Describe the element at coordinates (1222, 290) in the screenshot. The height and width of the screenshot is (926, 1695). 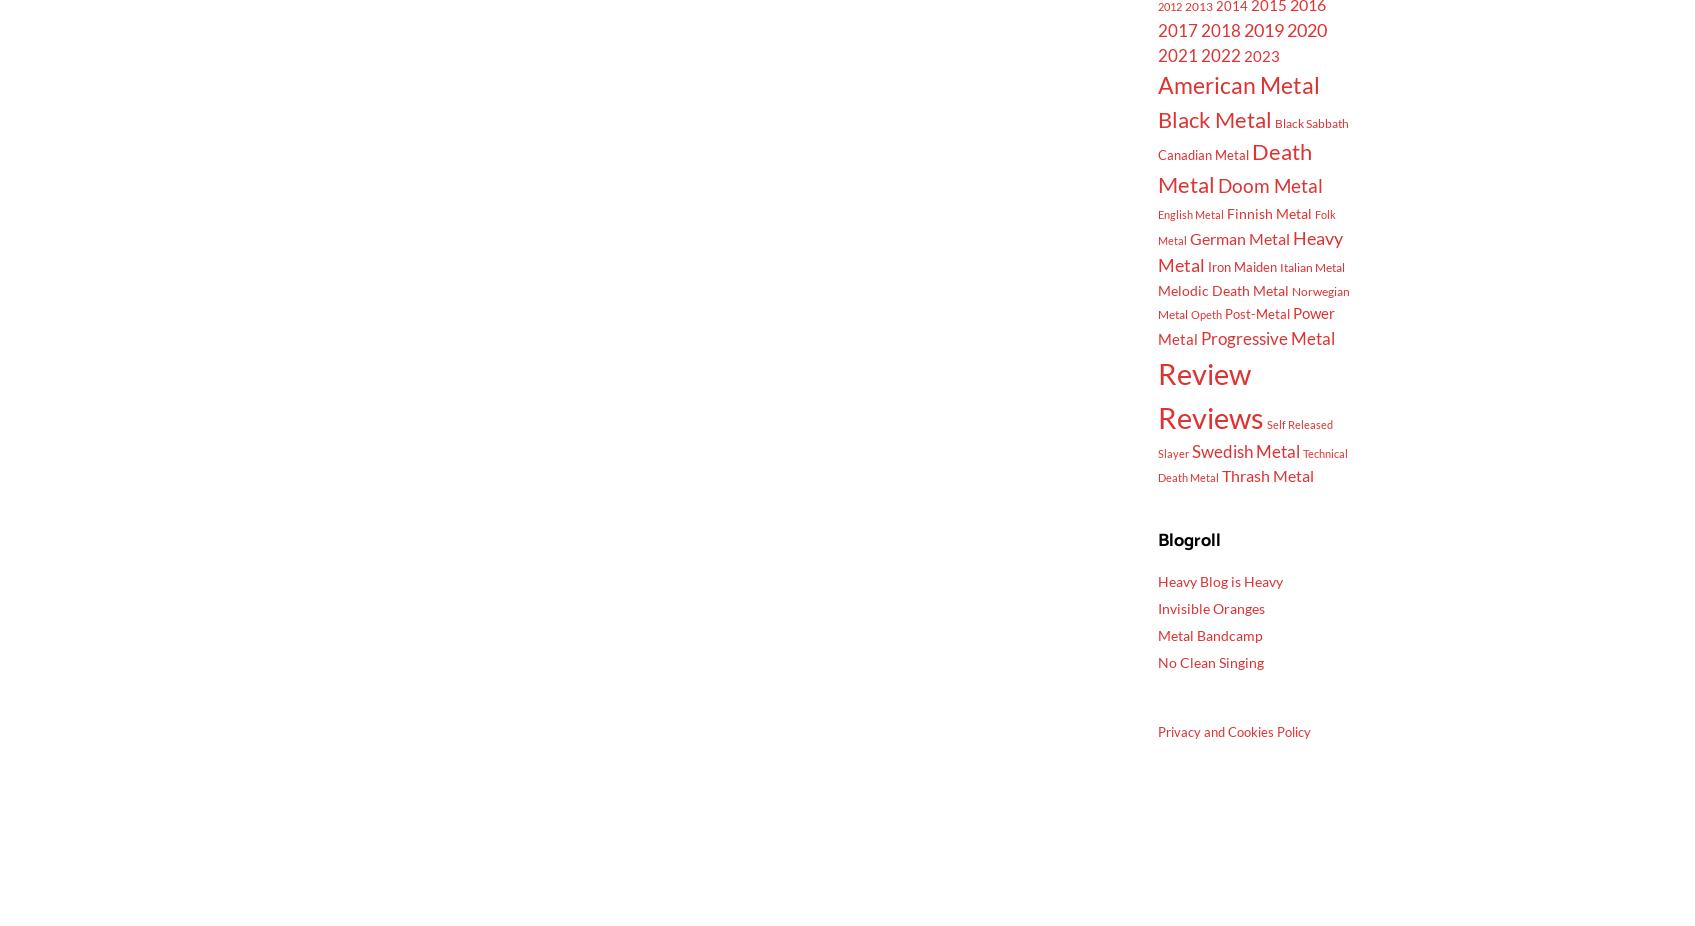
I see `'Melodic Death Metal'` at that location.